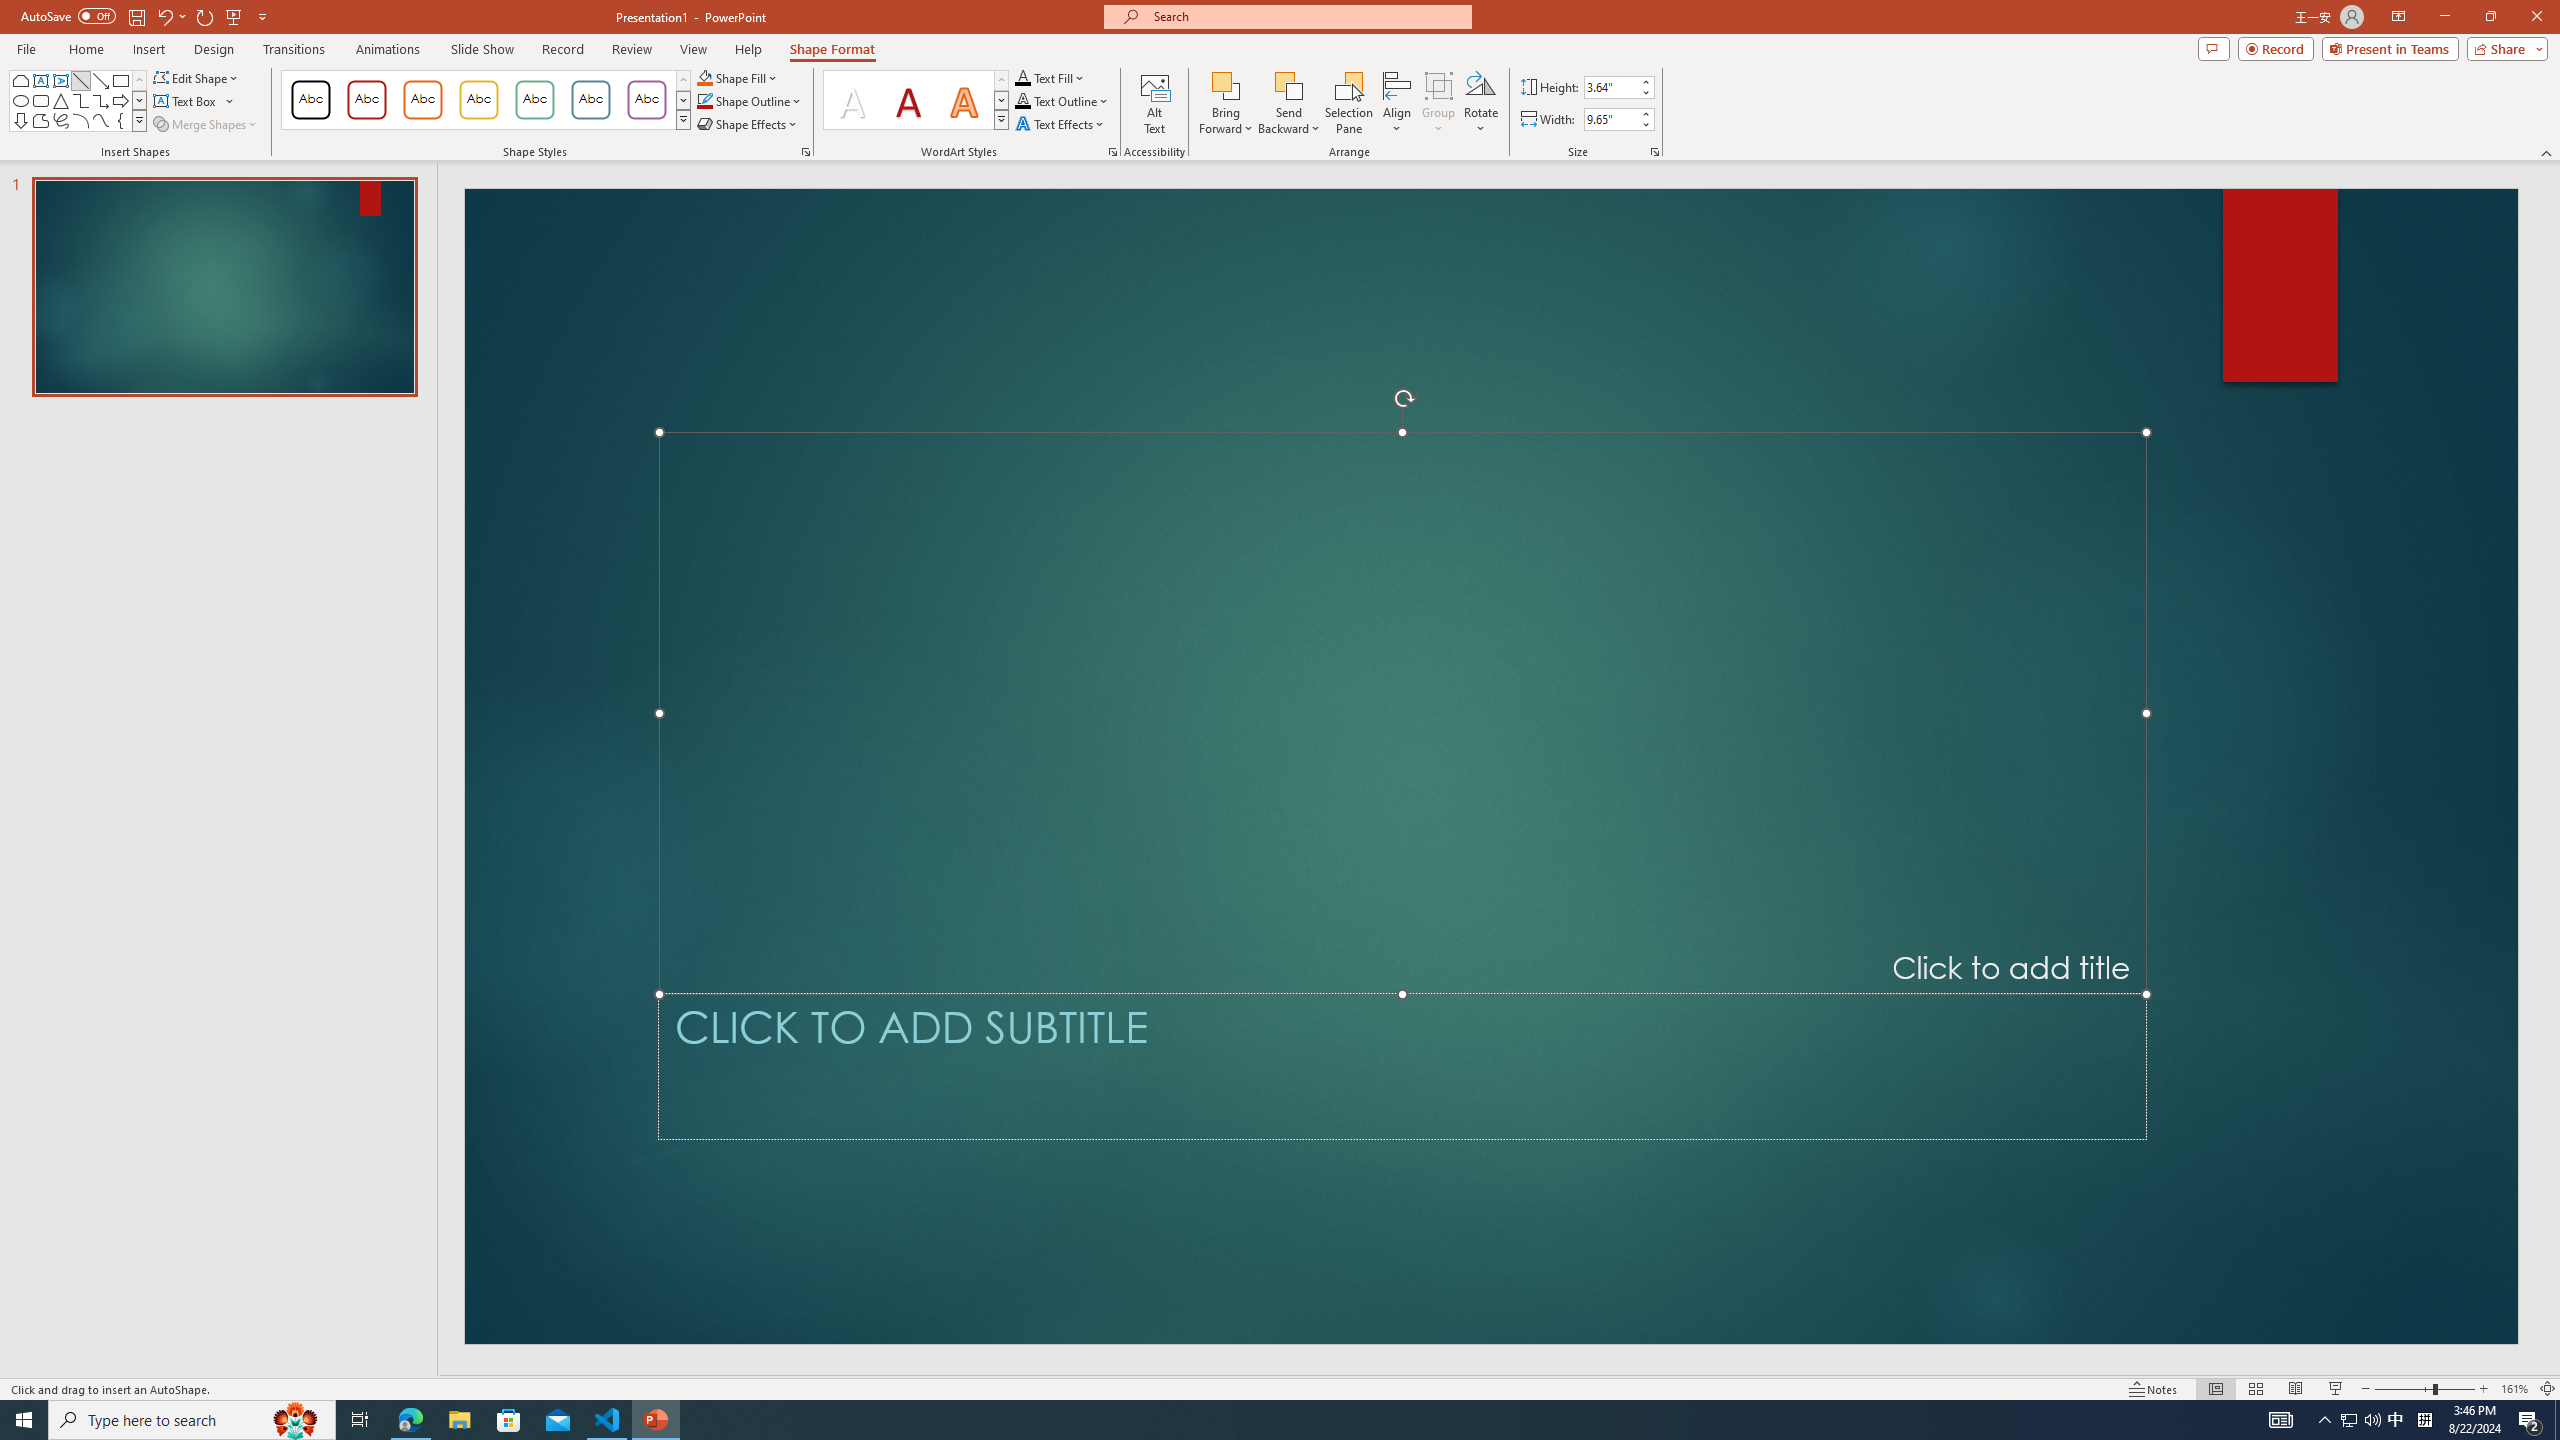  Describe the element at coordinates (119, 99) in the screenshot. I see `'Arrow: Right'` at that location.